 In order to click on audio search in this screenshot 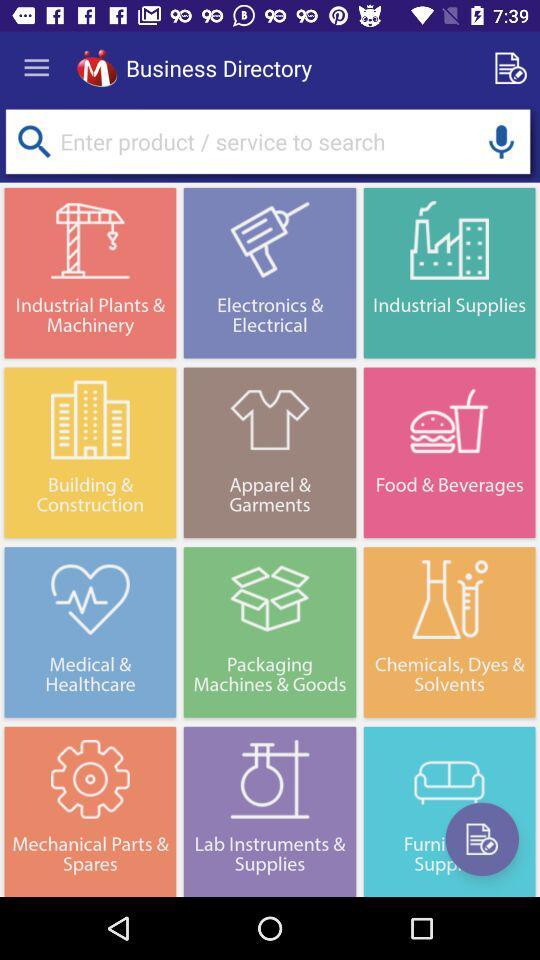, I will do `click(500, 140)`.